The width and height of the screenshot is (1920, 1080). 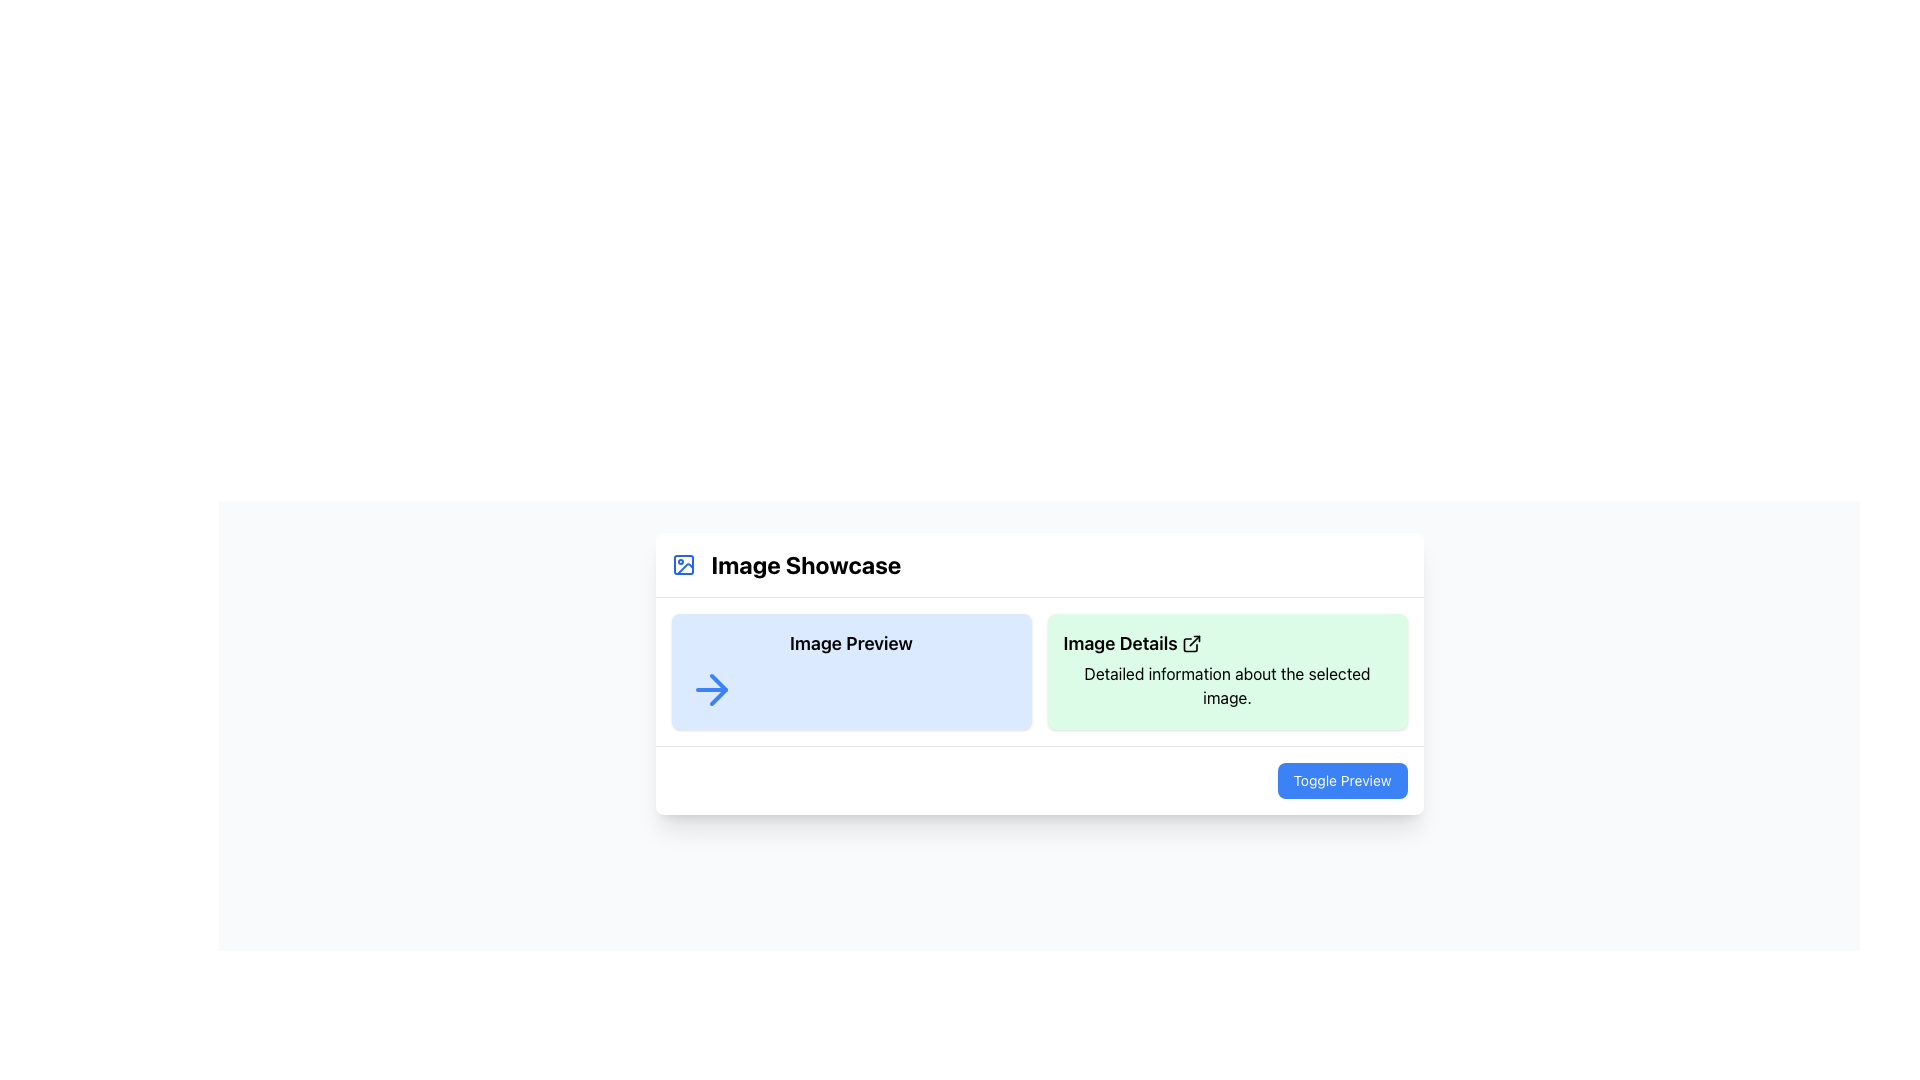 What do you see at coordinates (1226, 671) in the screenshot?
I see `the Informational Section titled 'Image Details' with a light green background, rounded corners, and an external link icon next to the title` at bounding box center [1226, 671].